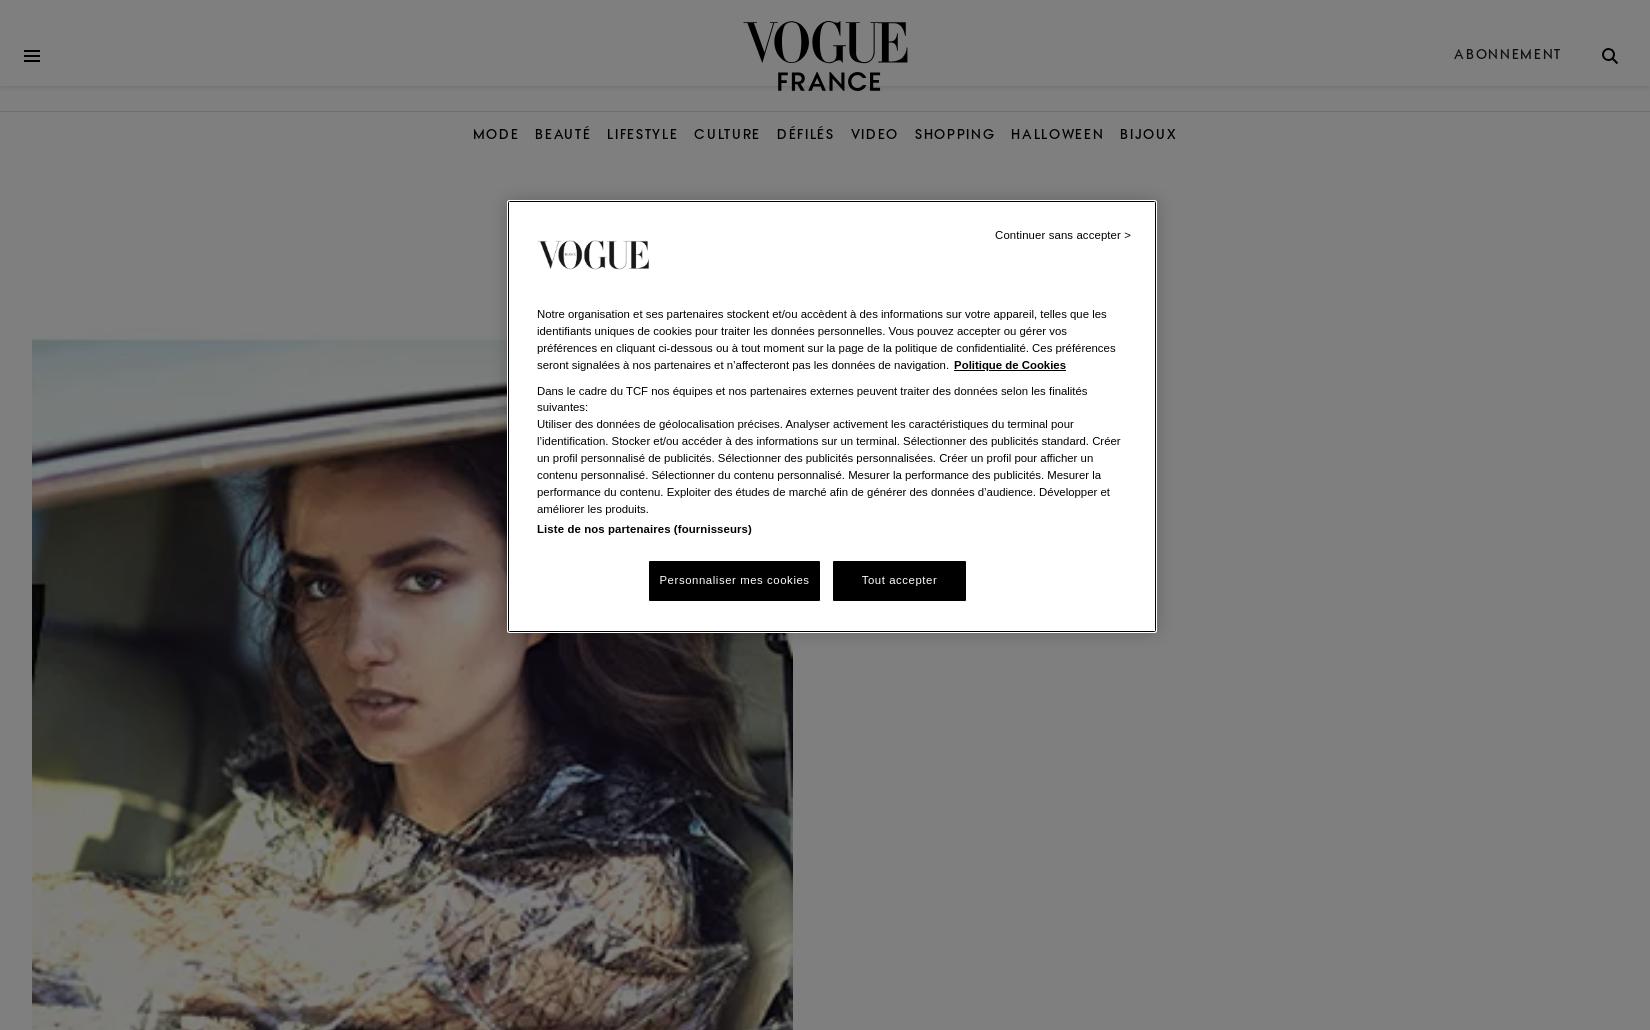 This screenshot has height=1030, width=1650. Describe the element at coordinates (1506, 54) in the screenshot. I see `'Abonnement'` at that location.